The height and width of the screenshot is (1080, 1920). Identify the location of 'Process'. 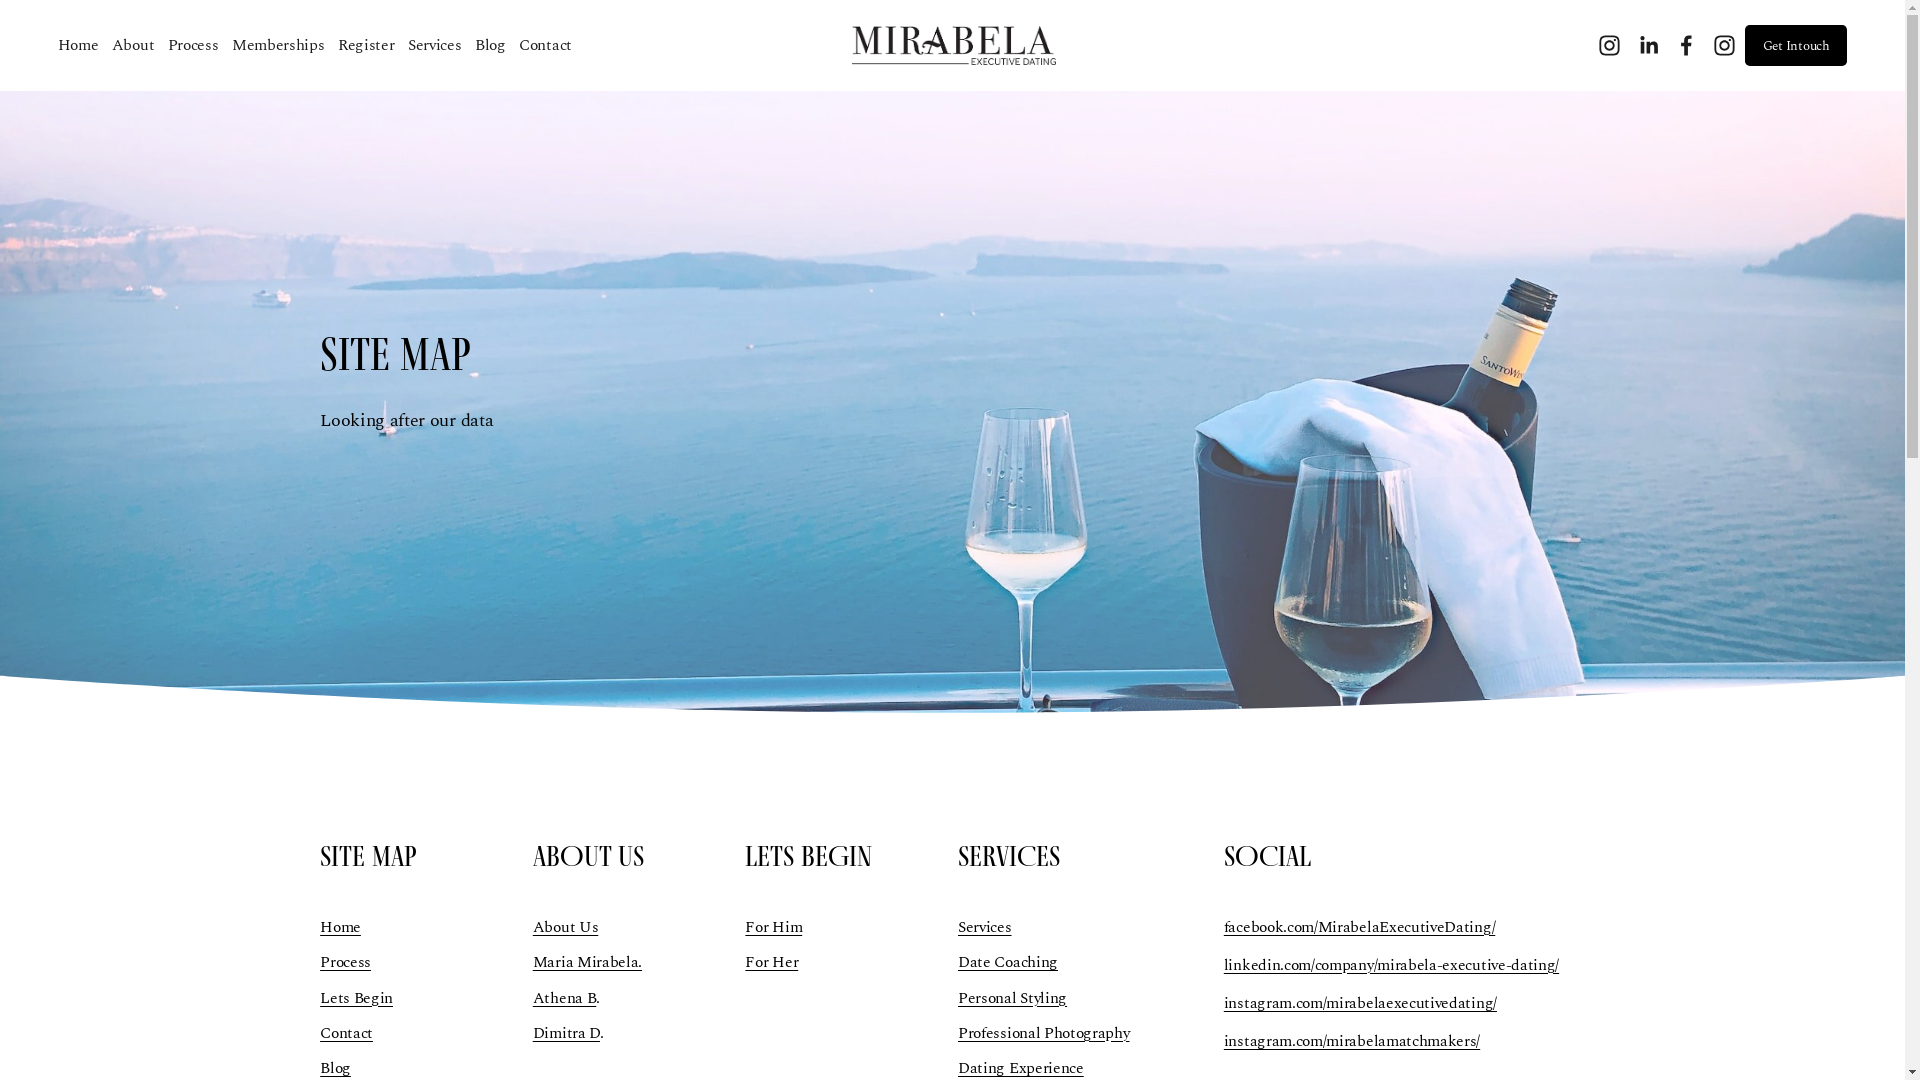
(345, 960).